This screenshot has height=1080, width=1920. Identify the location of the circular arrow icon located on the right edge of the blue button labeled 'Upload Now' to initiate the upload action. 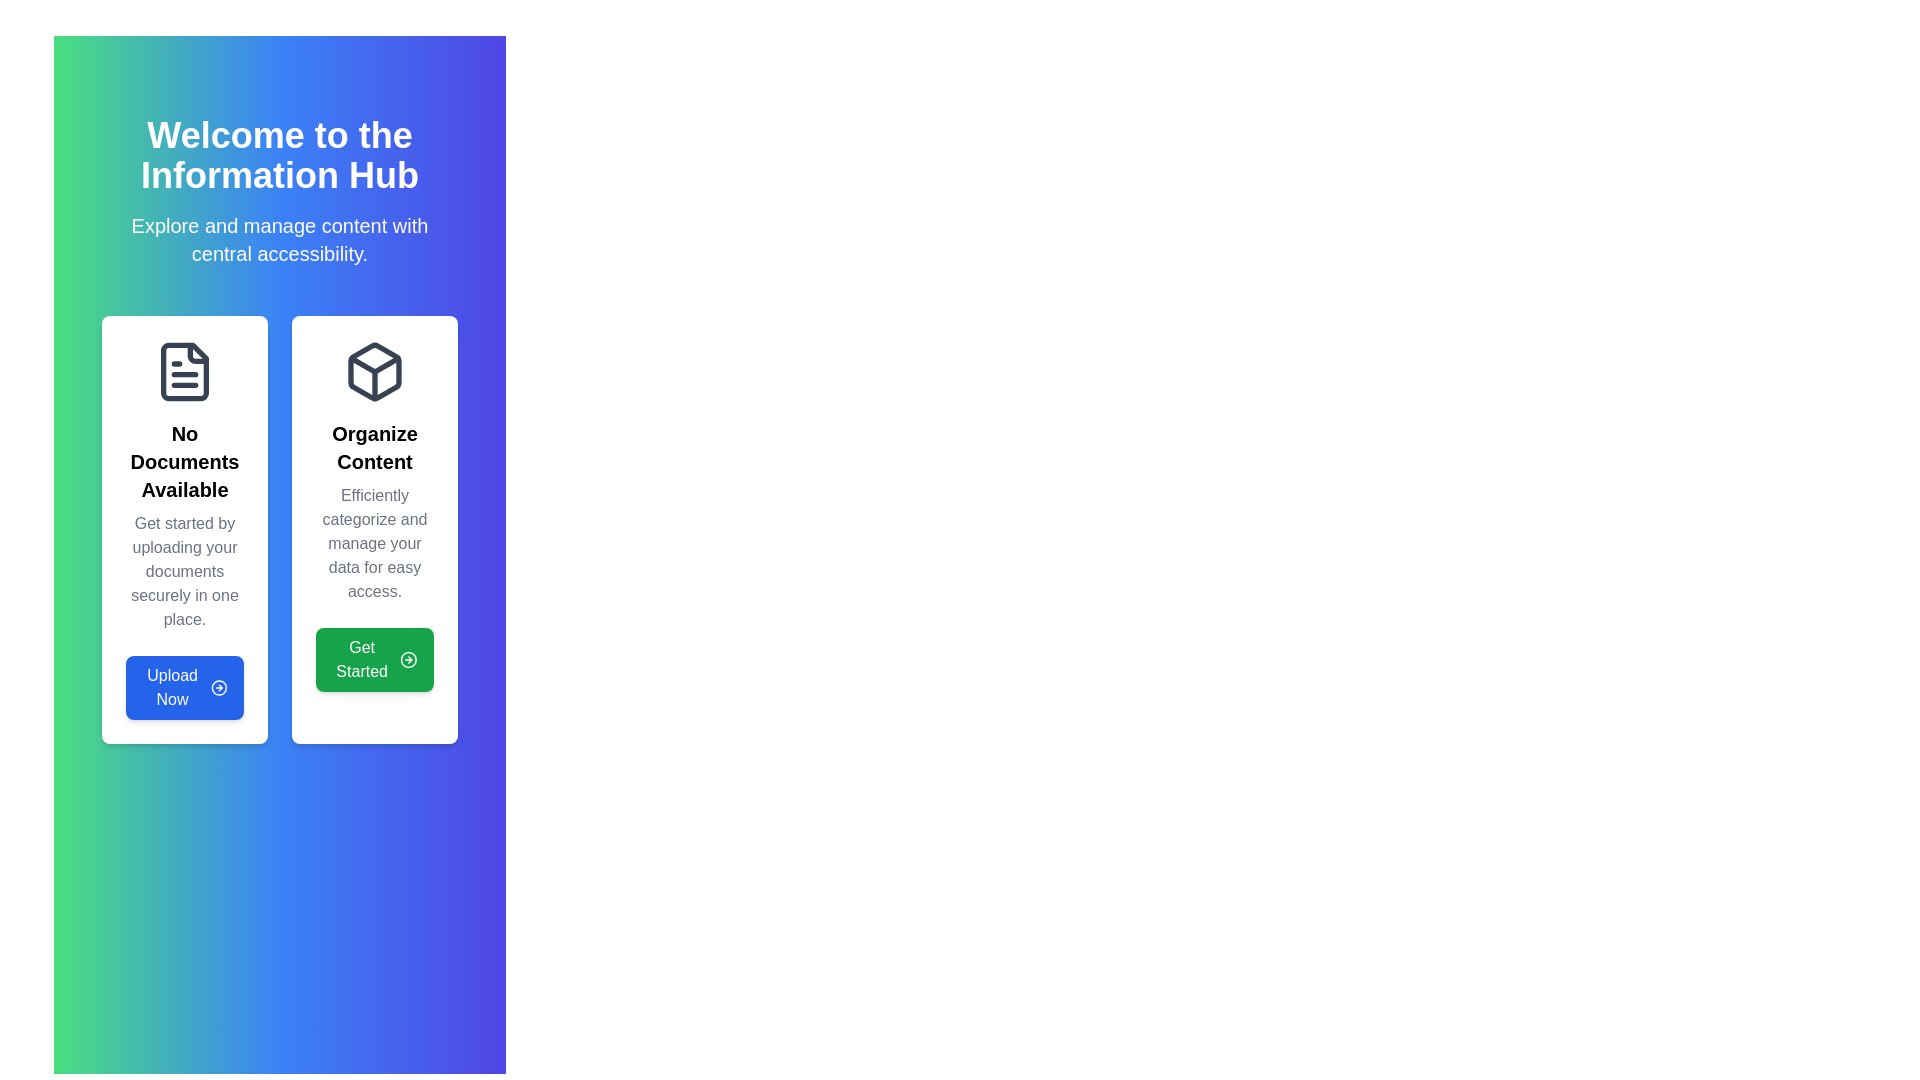
(219, 686).